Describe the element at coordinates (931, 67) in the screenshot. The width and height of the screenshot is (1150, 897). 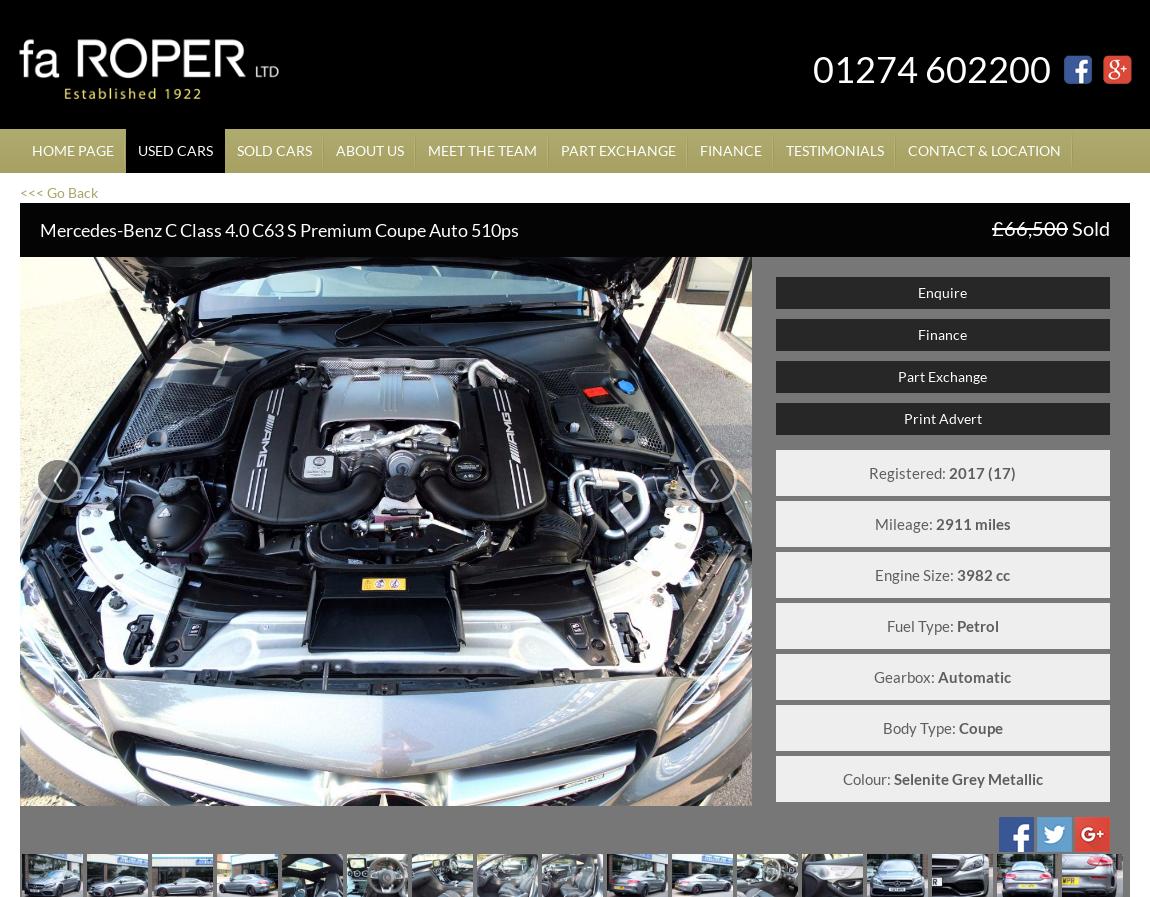
I see `'01274 602200'` at that location.